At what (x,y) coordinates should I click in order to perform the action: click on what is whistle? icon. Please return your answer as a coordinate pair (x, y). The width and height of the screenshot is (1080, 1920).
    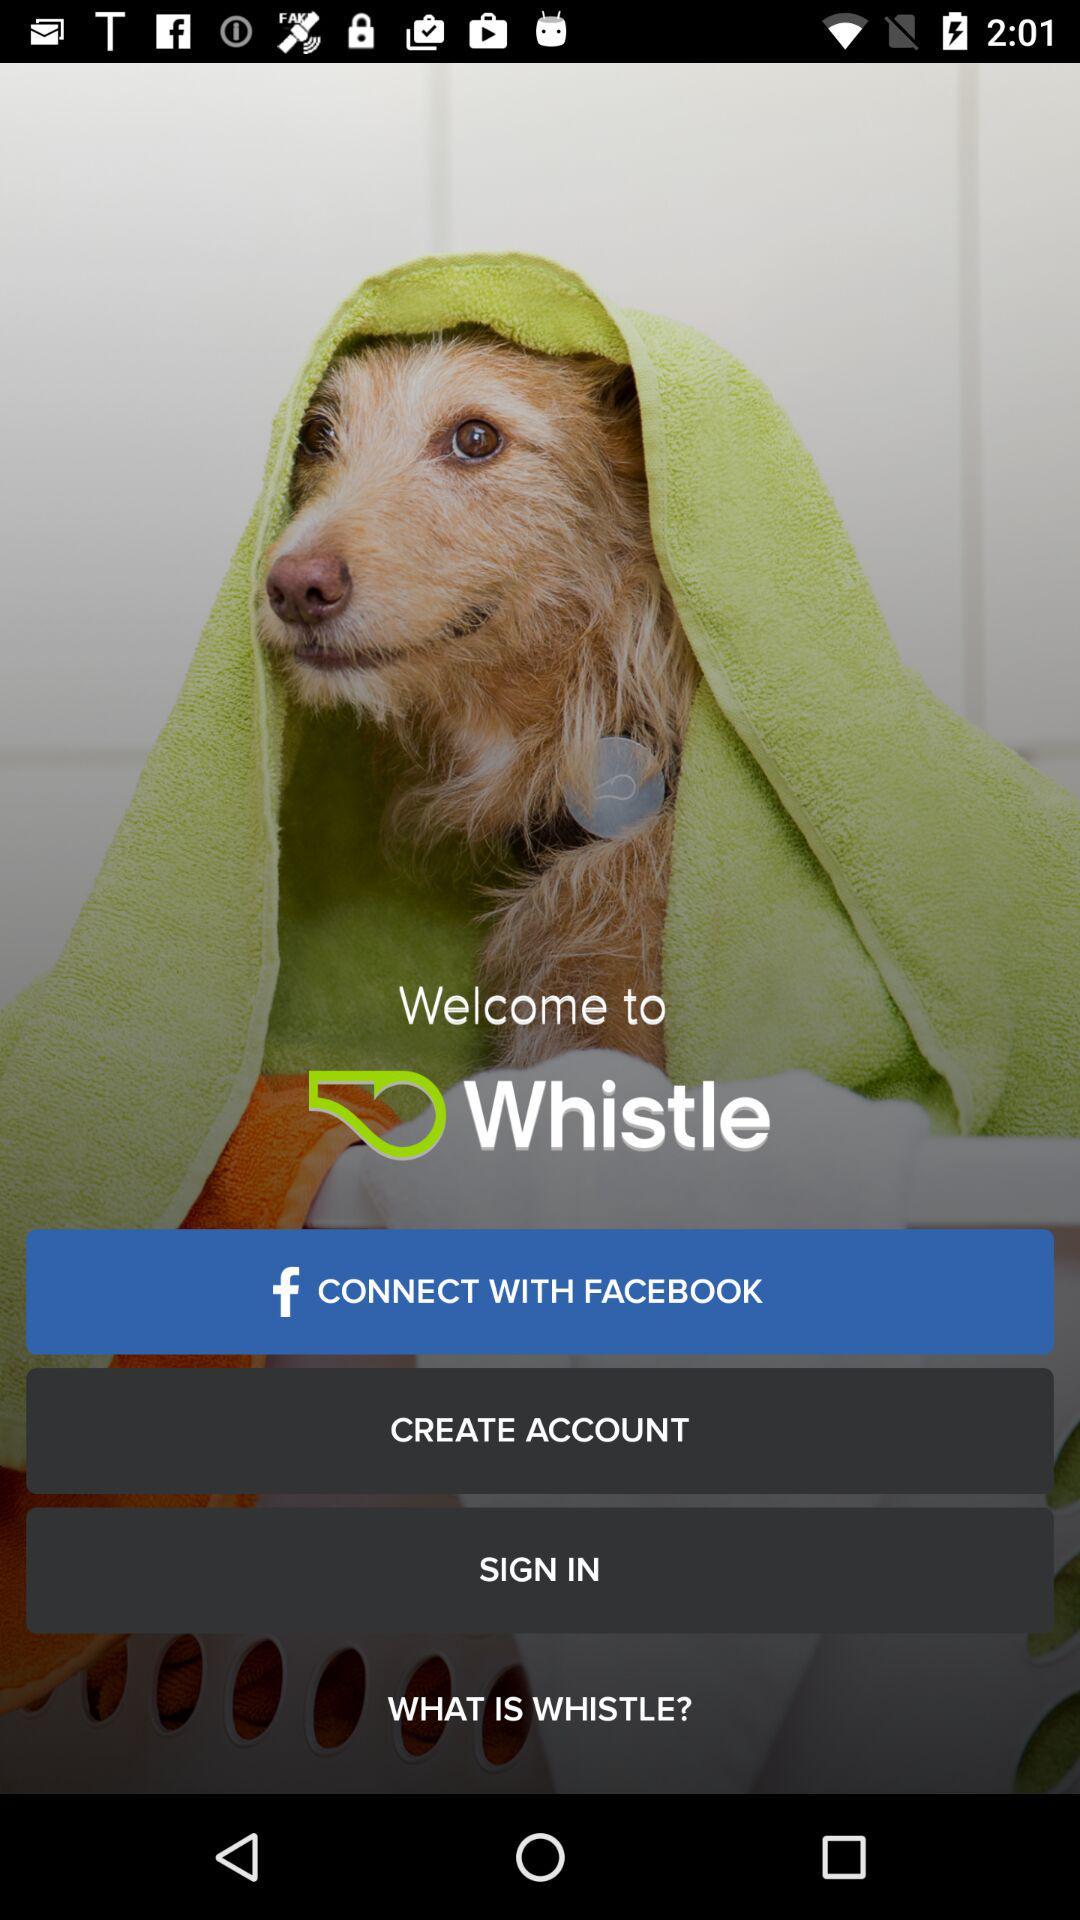
    Looking at the image, I should click on (540, 1708).